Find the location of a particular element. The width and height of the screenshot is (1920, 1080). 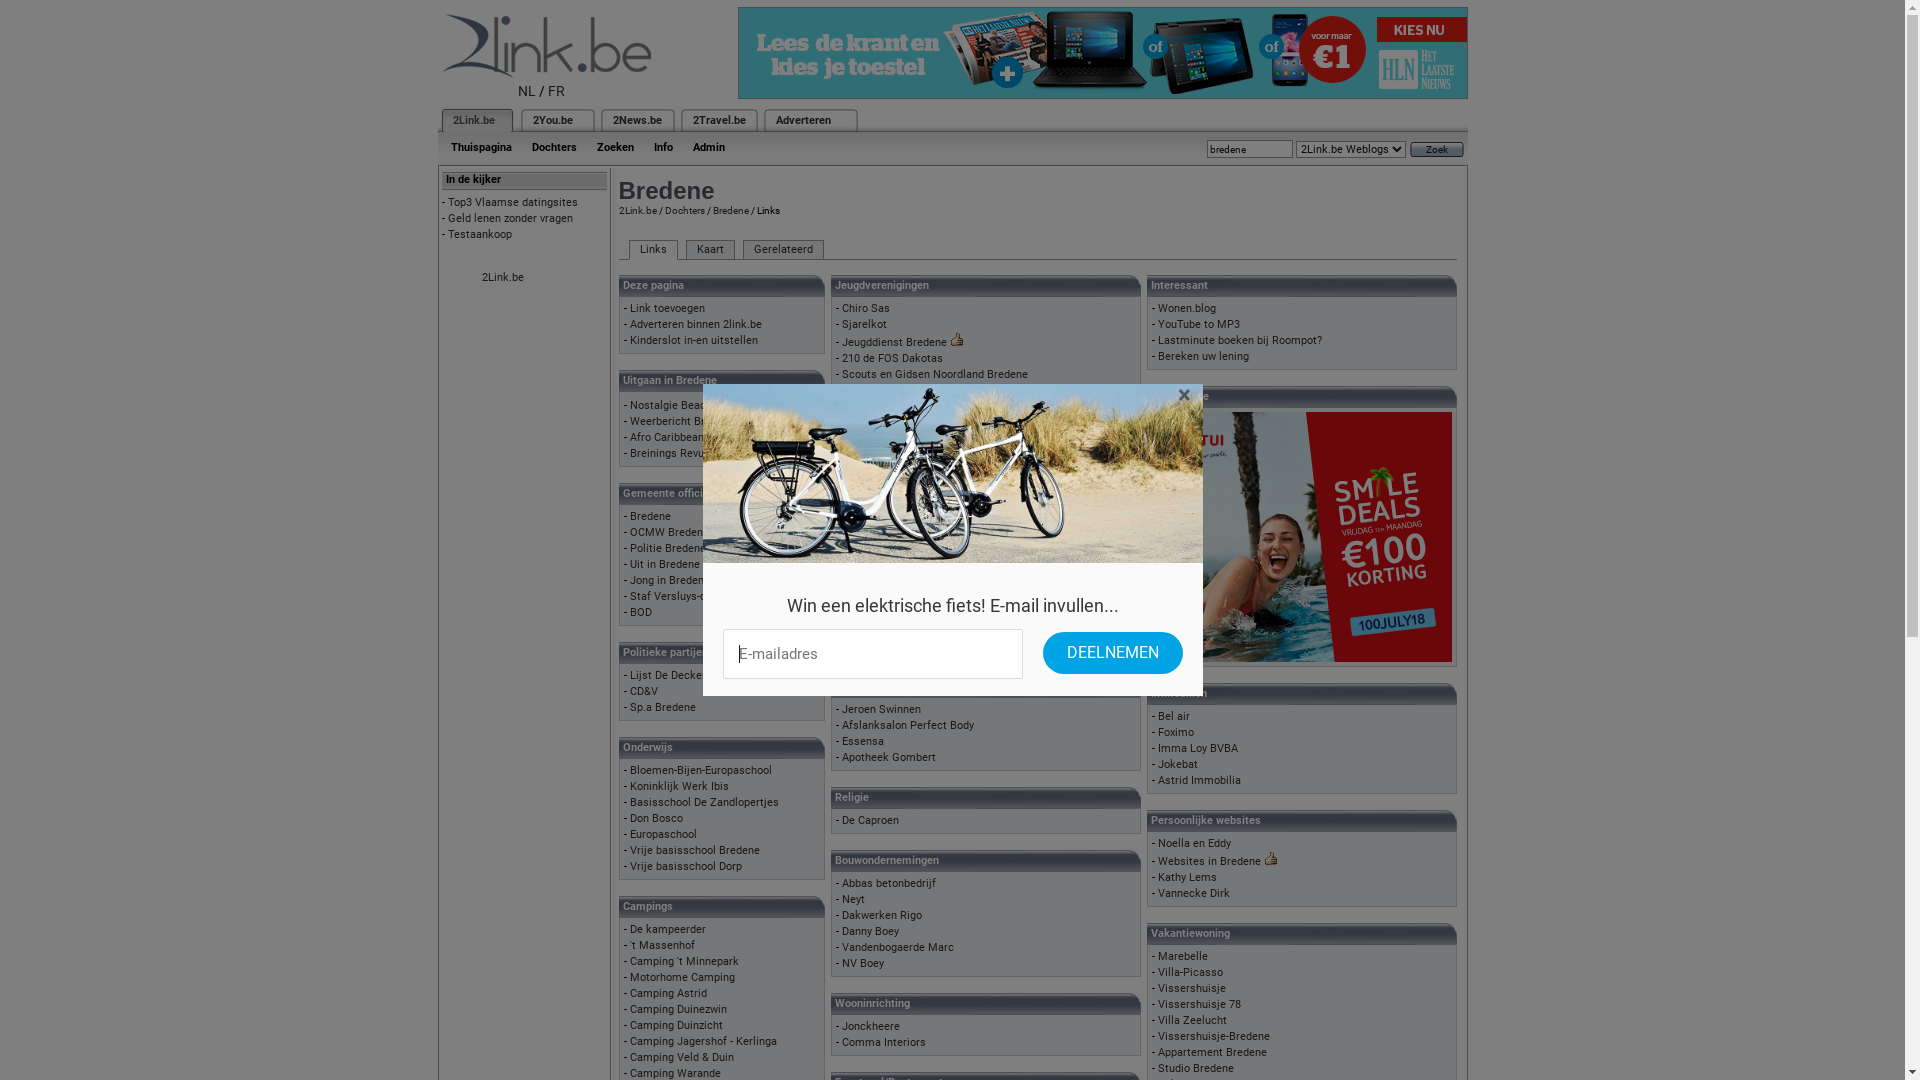

'Websites in Bredene' is located at coordinates (1208, 860).